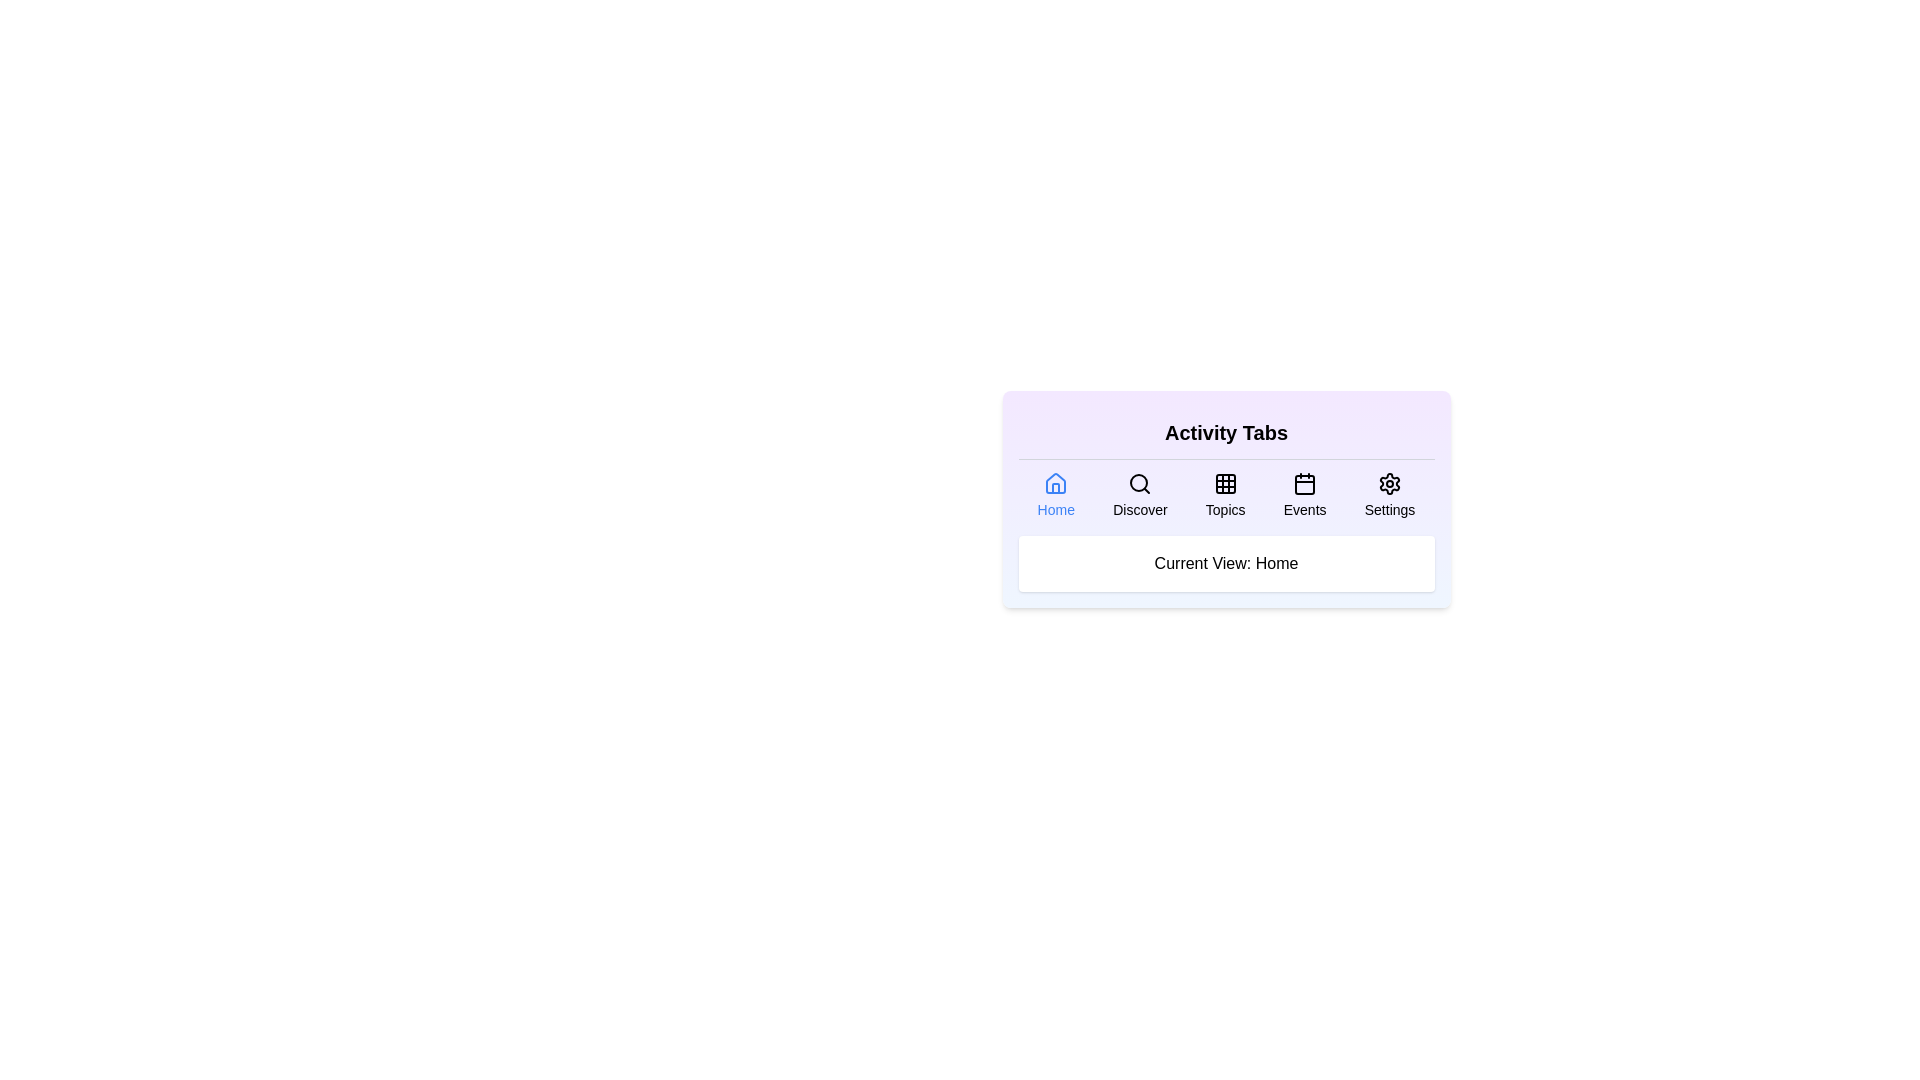  What do you see at coordinates (1389, 495) in the screenshot?
I see `the tab icon corresponding to Settings` at bounding box center [1389, 495].